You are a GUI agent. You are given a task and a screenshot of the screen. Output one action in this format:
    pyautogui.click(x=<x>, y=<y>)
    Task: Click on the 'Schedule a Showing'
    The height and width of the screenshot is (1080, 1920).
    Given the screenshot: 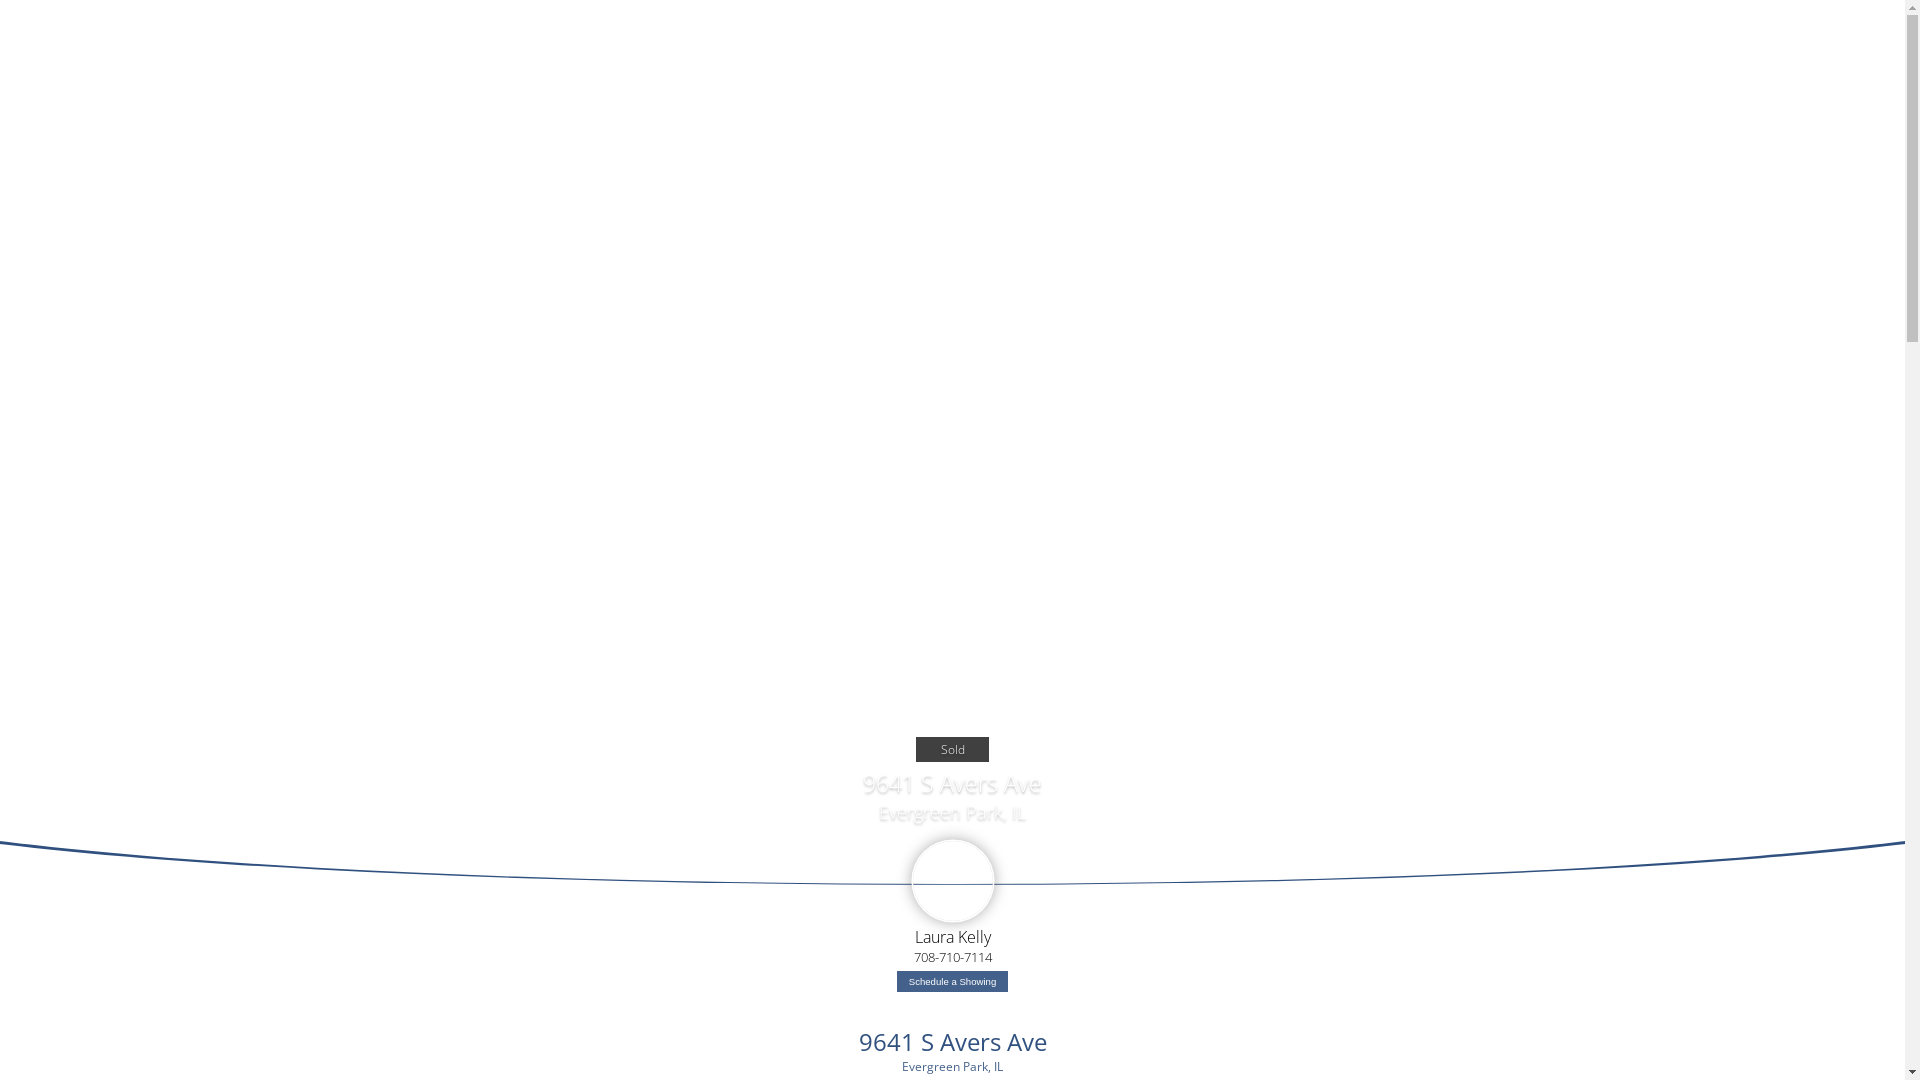 What is the action you would take?
    pyautogui.click(x=951, y=980)
    